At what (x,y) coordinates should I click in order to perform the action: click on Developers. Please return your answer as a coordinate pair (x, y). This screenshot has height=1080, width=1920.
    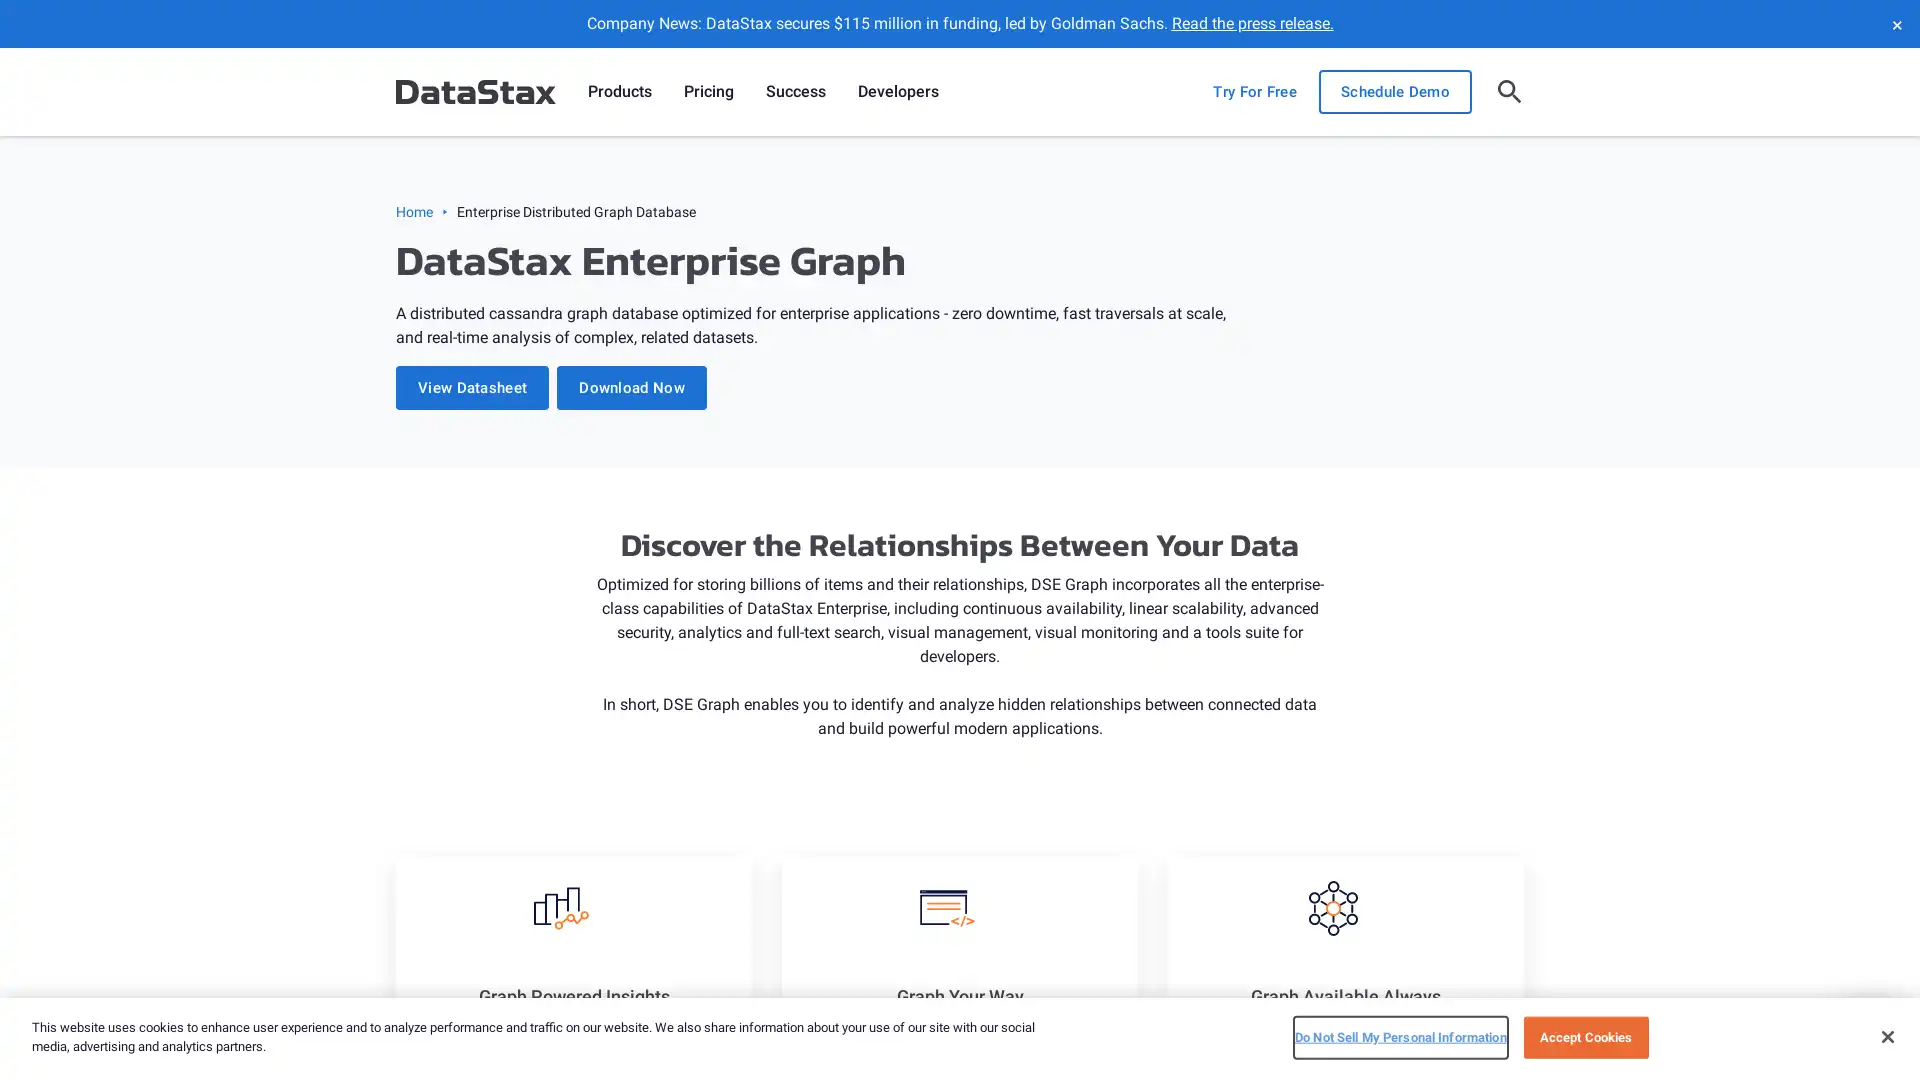
    Looking at the image, I should click on (897, 92).